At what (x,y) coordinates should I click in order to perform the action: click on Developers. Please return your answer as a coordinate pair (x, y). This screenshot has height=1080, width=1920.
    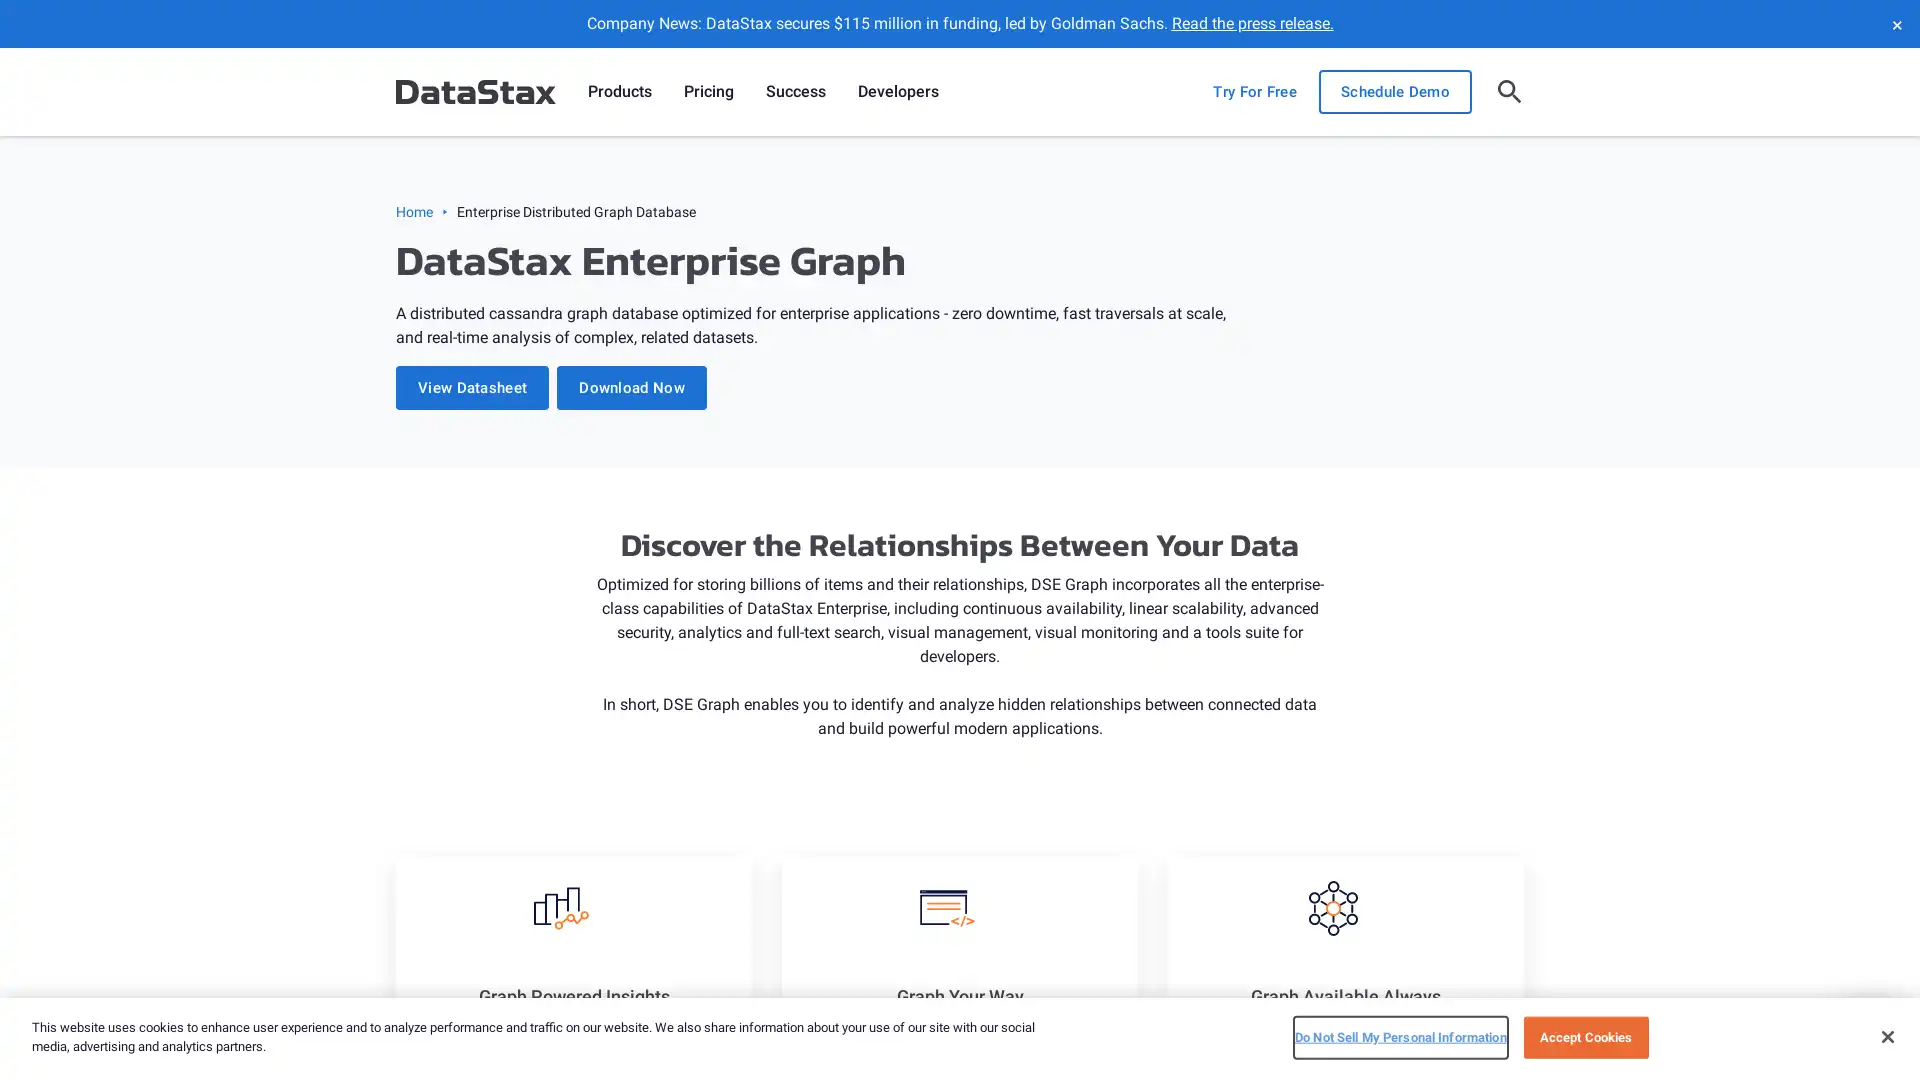
    Looking at the image, I should click on (897, 92).